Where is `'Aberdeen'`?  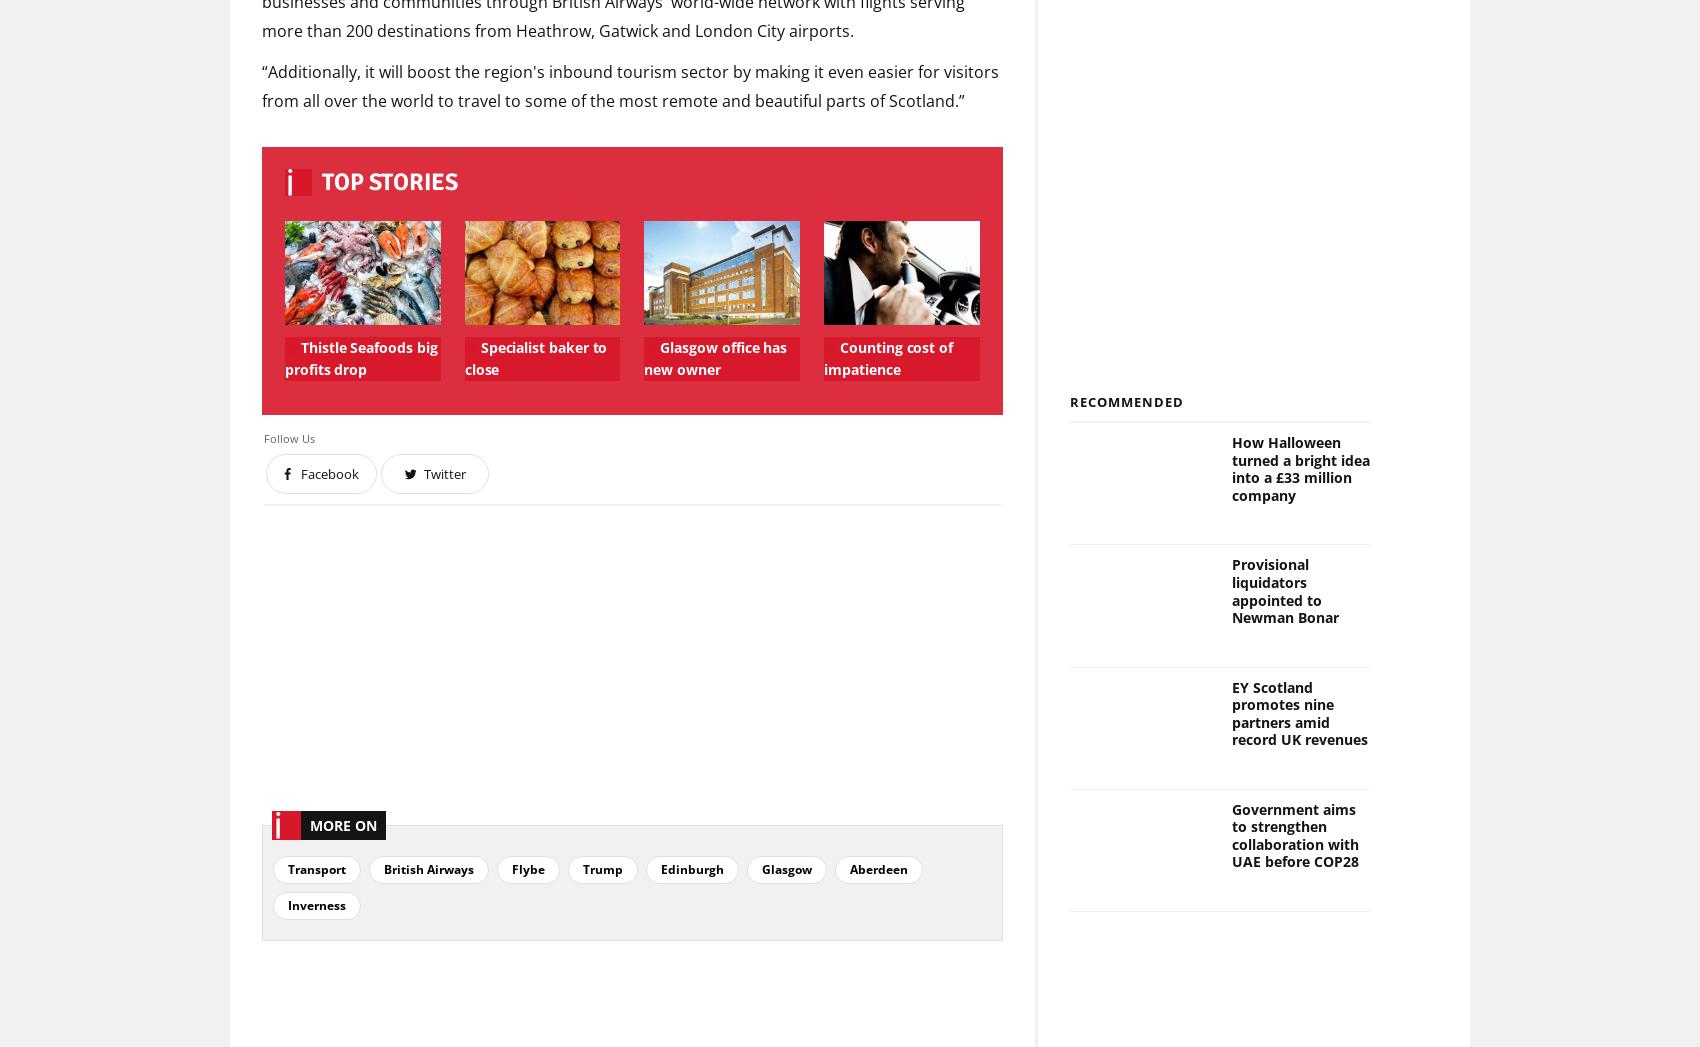 'Aberdeen' is located at coordinates (879, 868).